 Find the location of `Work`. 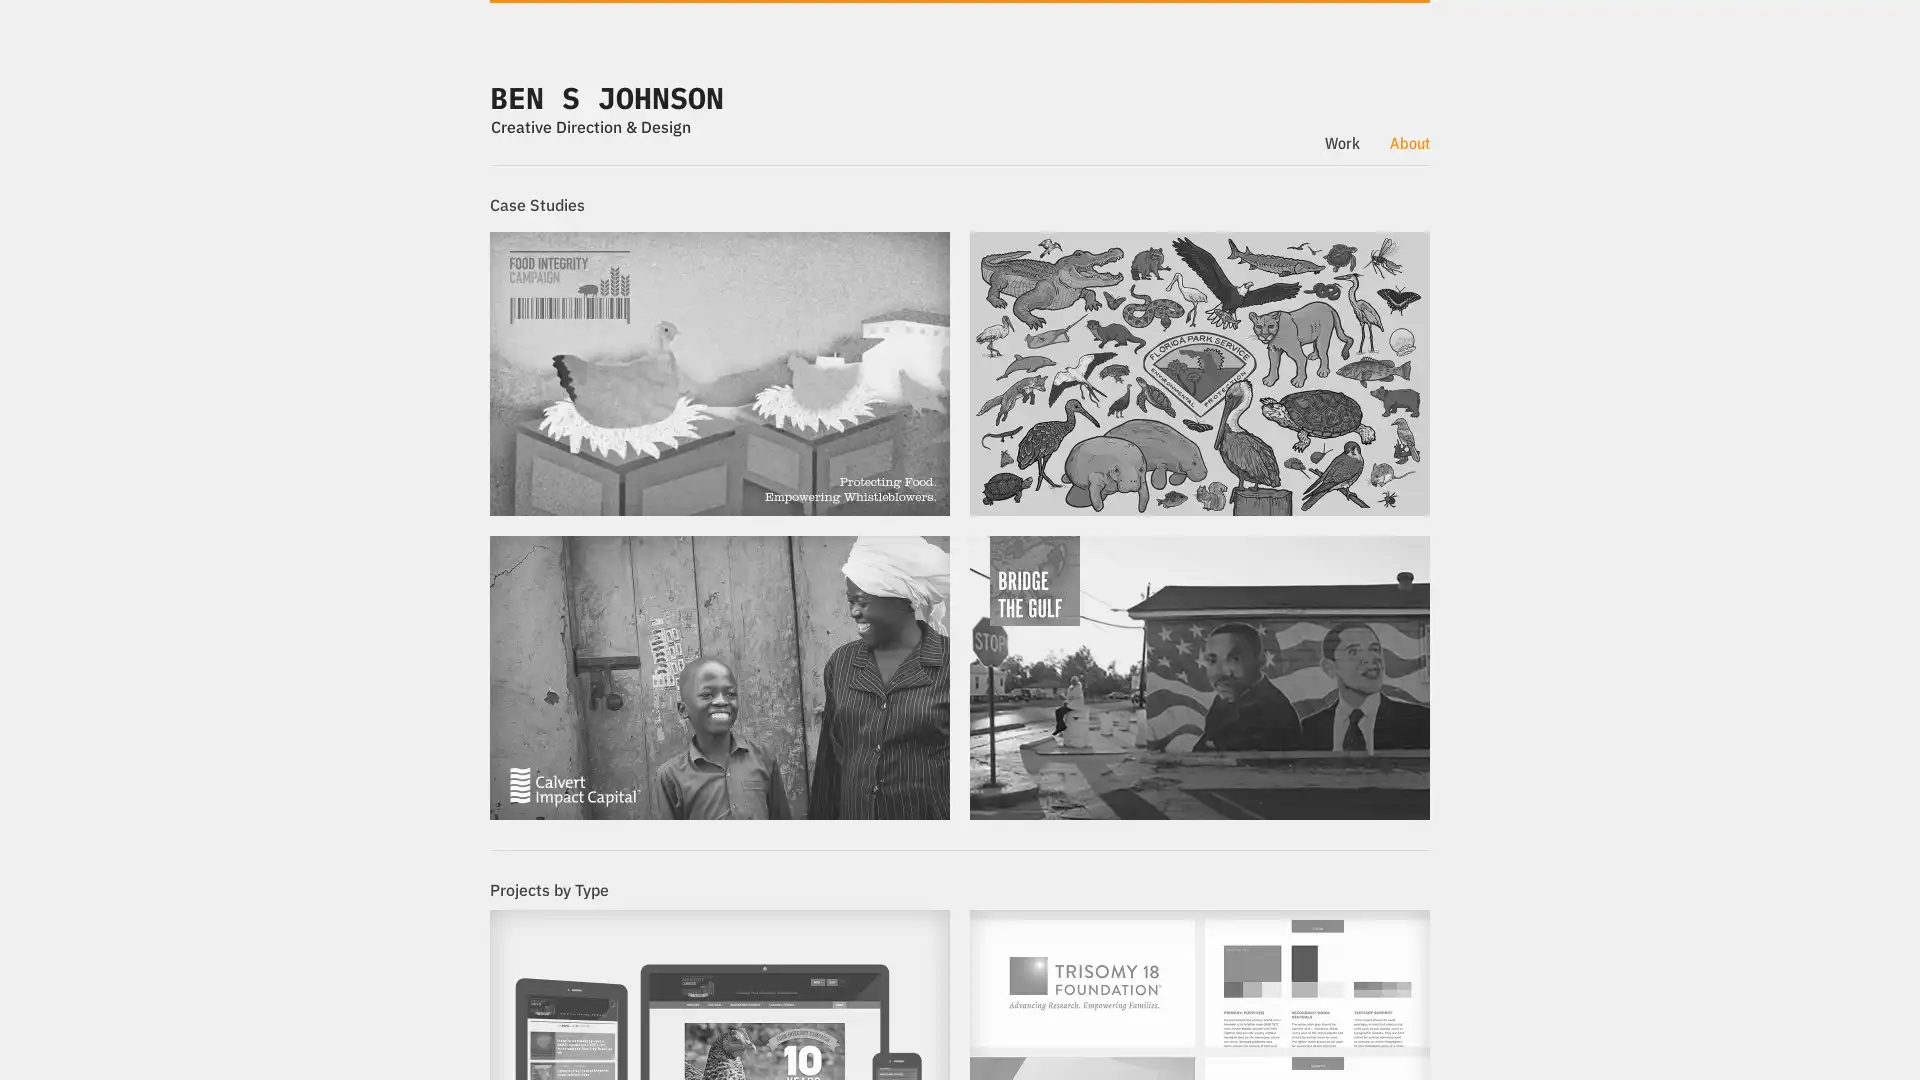

Work is located at coordinates (1342, 141).